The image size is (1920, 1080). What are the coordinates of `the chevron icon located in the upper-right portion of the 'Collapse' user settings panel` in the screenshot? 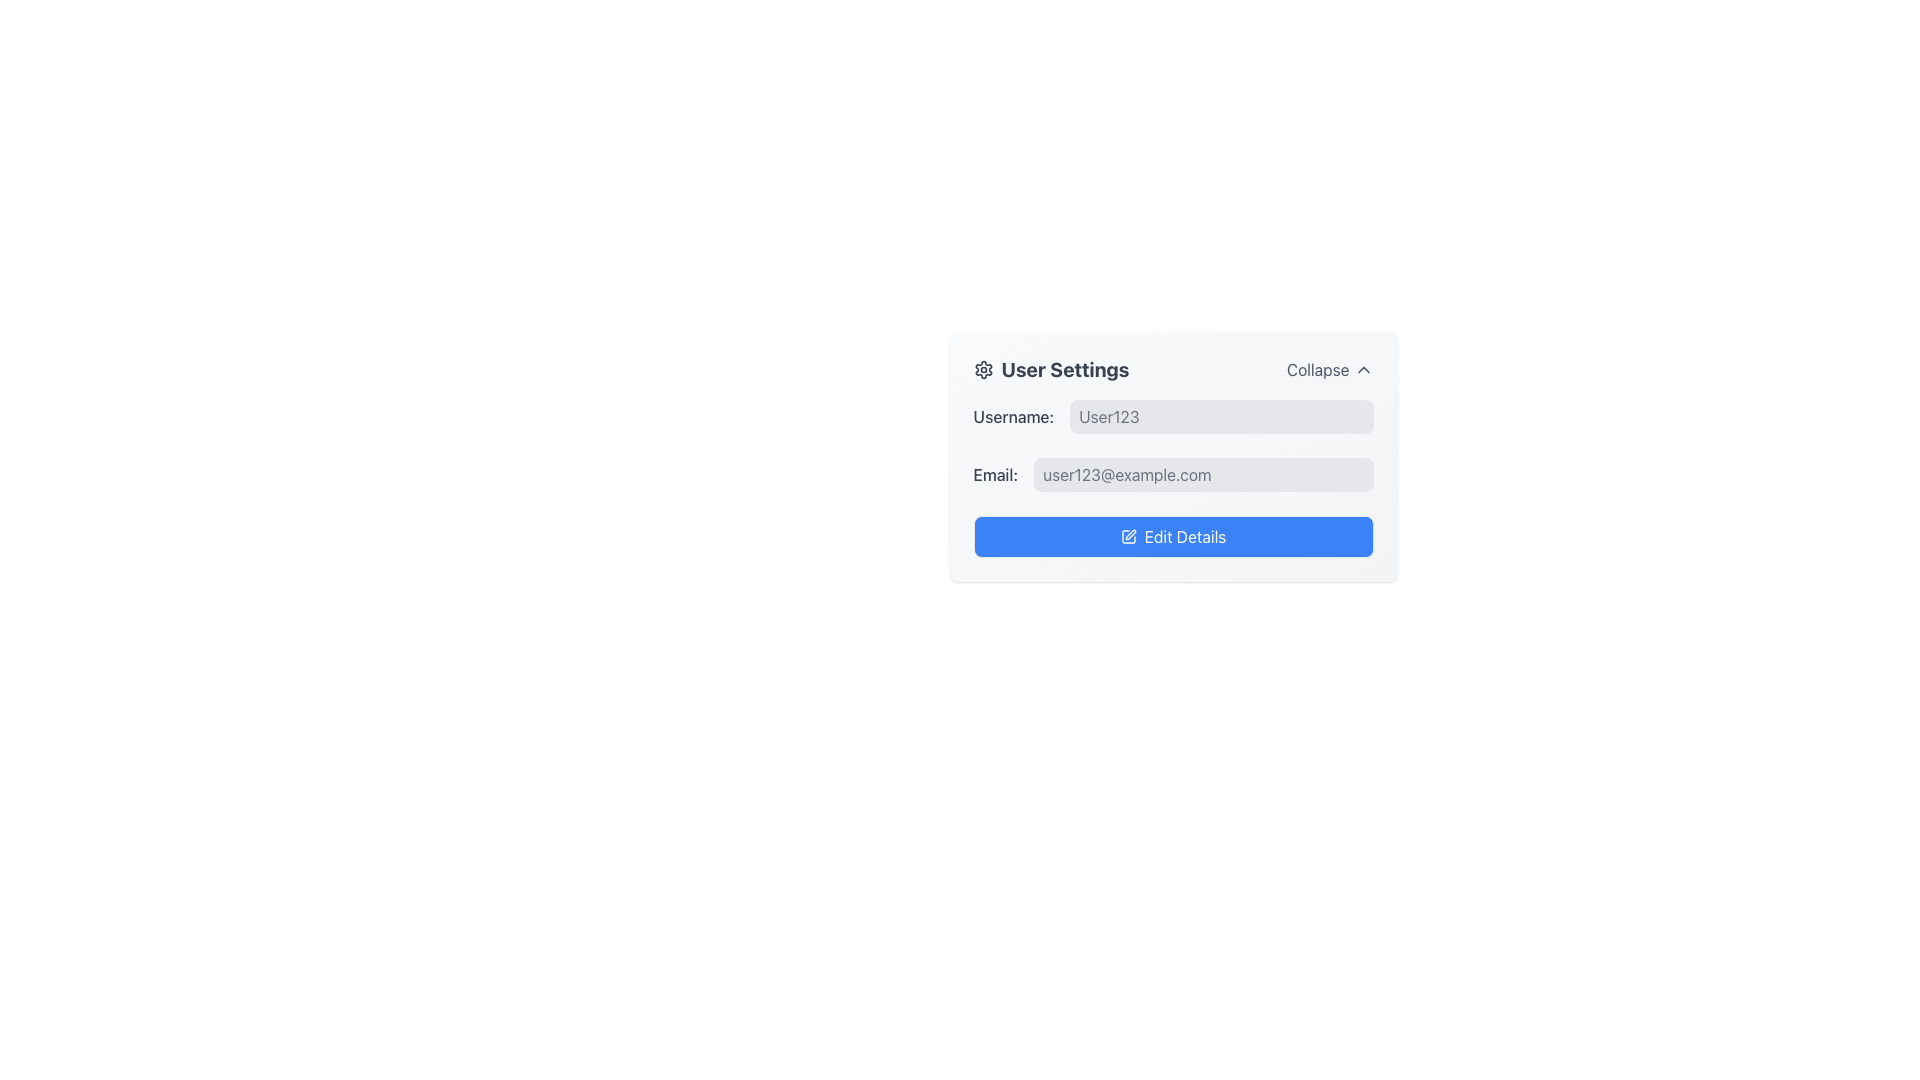 It's located at (1362, 370).